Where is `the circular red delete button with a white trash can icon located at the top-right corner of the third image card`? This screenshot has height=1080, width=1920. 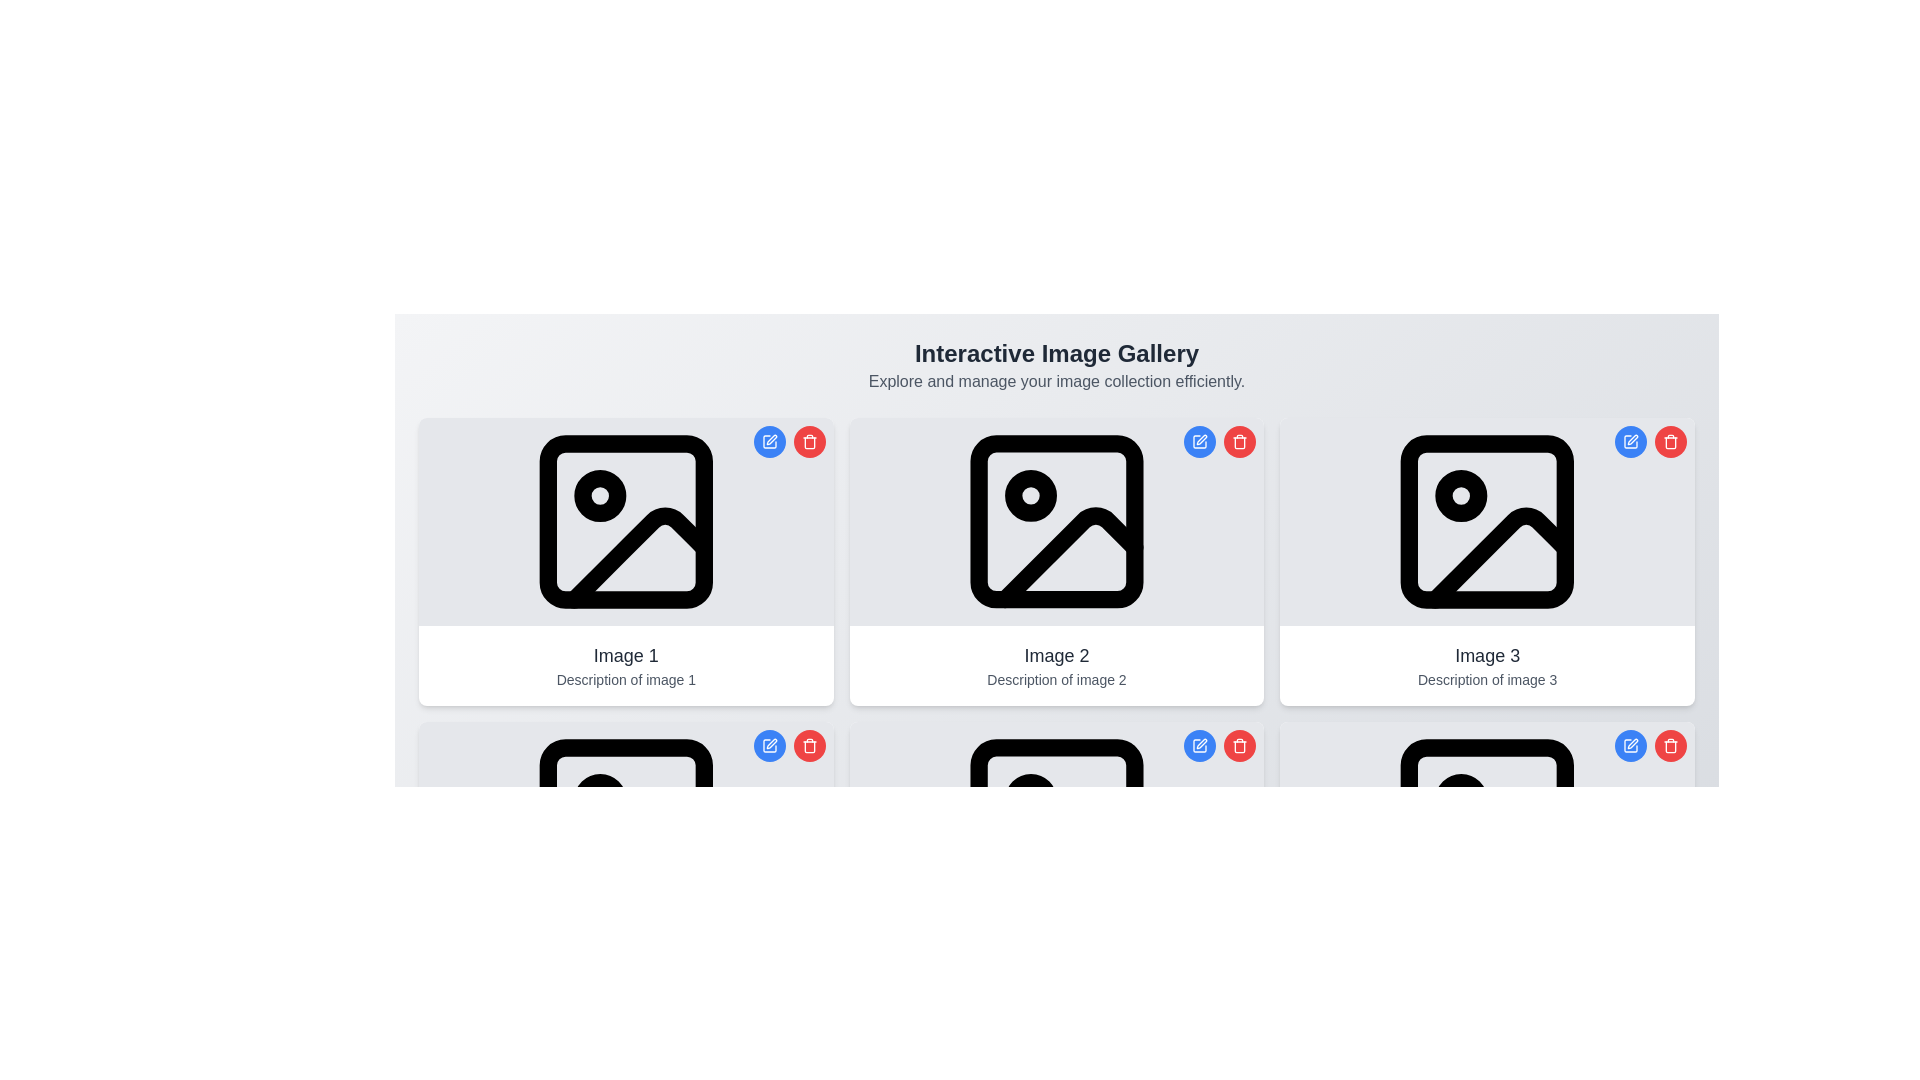 the circular red delete button with a white trash can icon located at the top-right corner of the third image card is located at coordinates (809, 745).